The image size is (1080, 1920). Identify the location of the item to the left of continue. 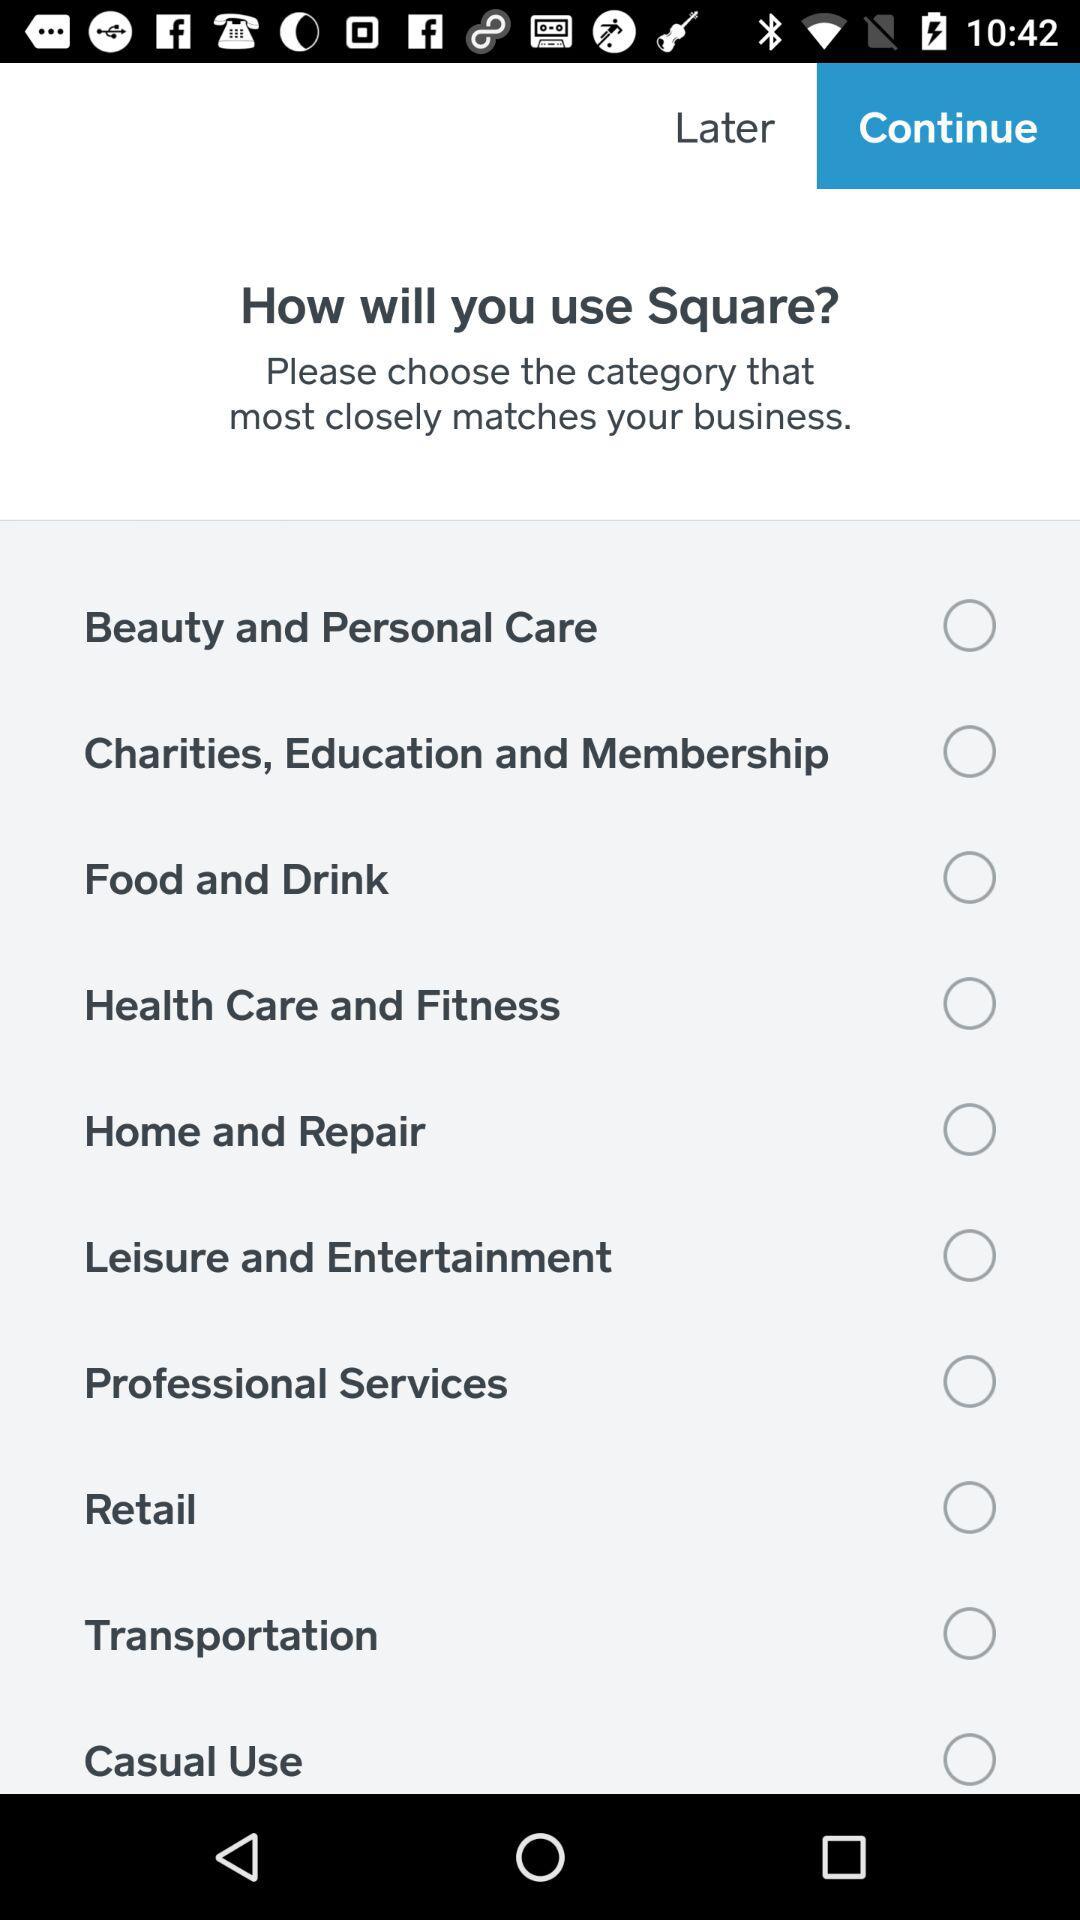
(724, 124).